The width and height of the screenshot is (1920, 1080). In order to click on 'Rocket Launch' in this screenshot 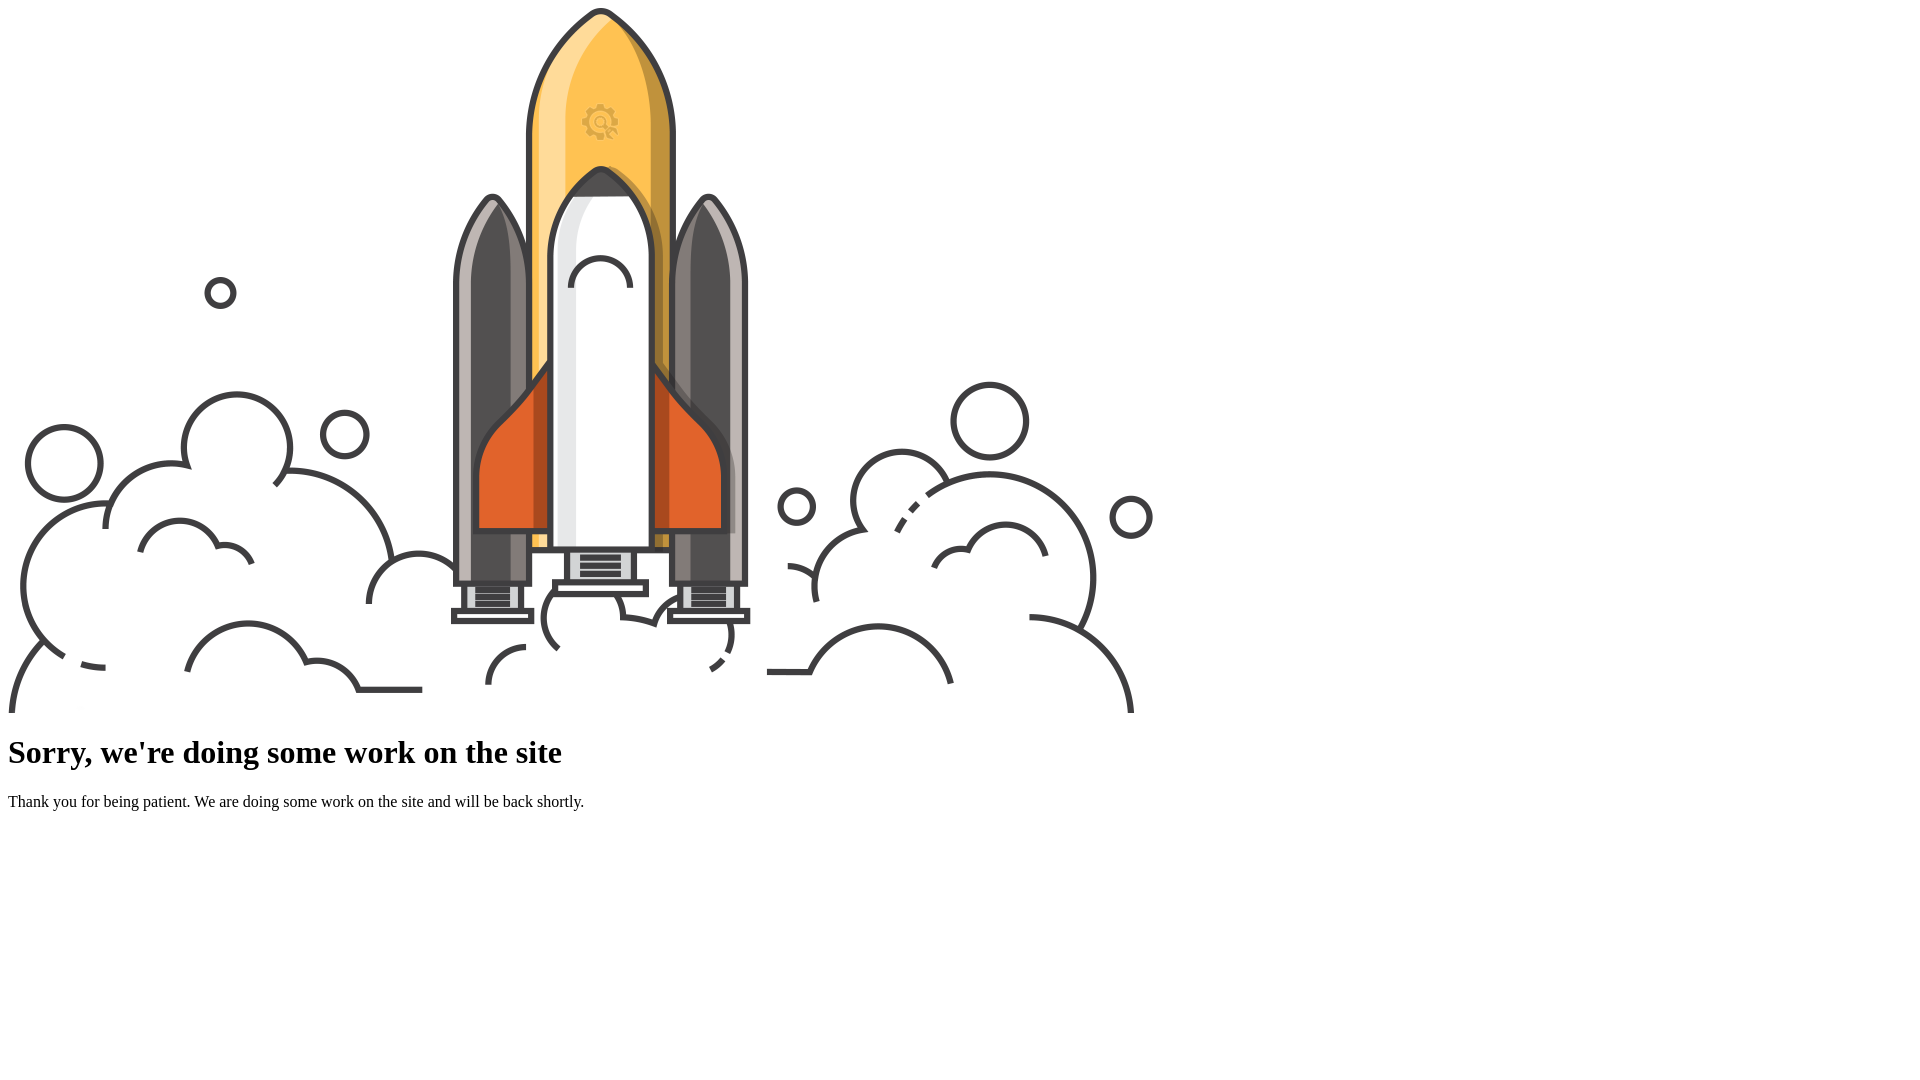, I will do `click(579, 360)`.